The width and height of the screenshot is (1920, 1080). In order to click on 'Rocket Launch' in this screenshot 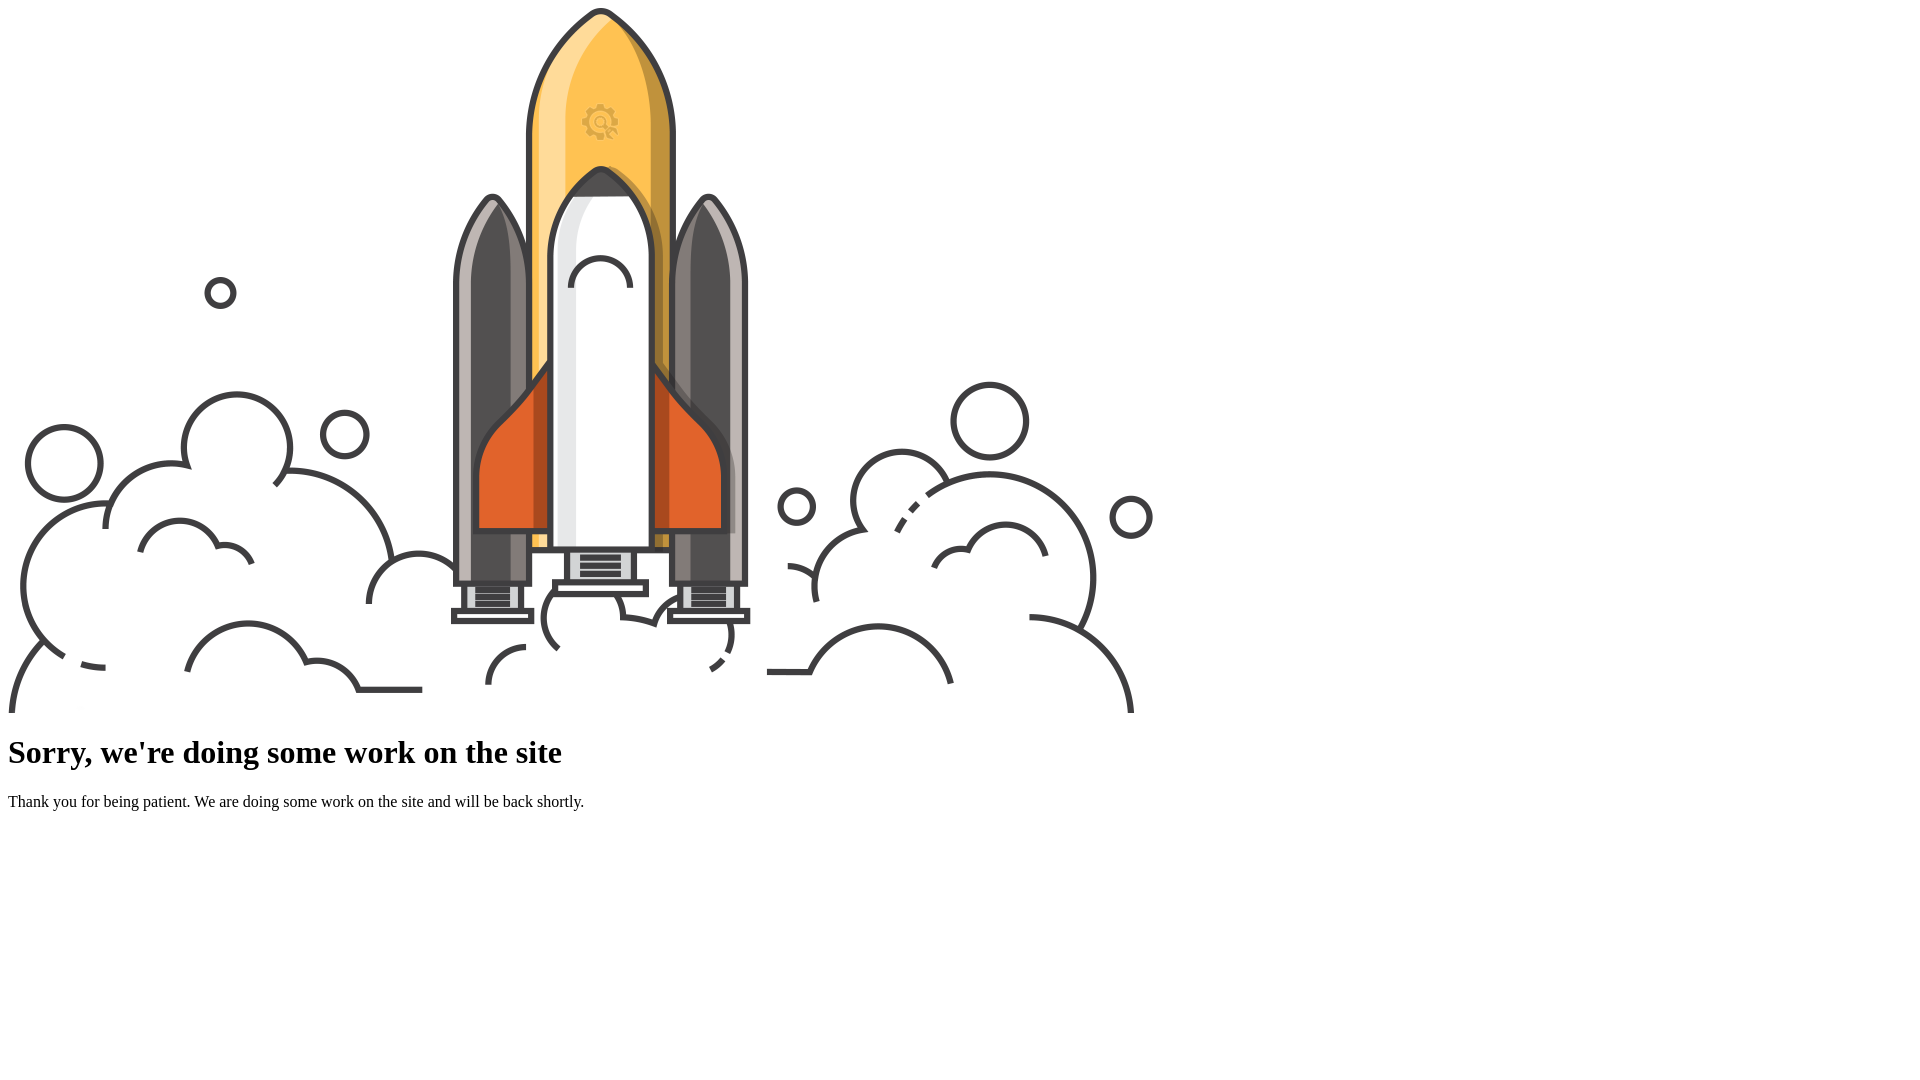, I will do `click(579, 360)`.